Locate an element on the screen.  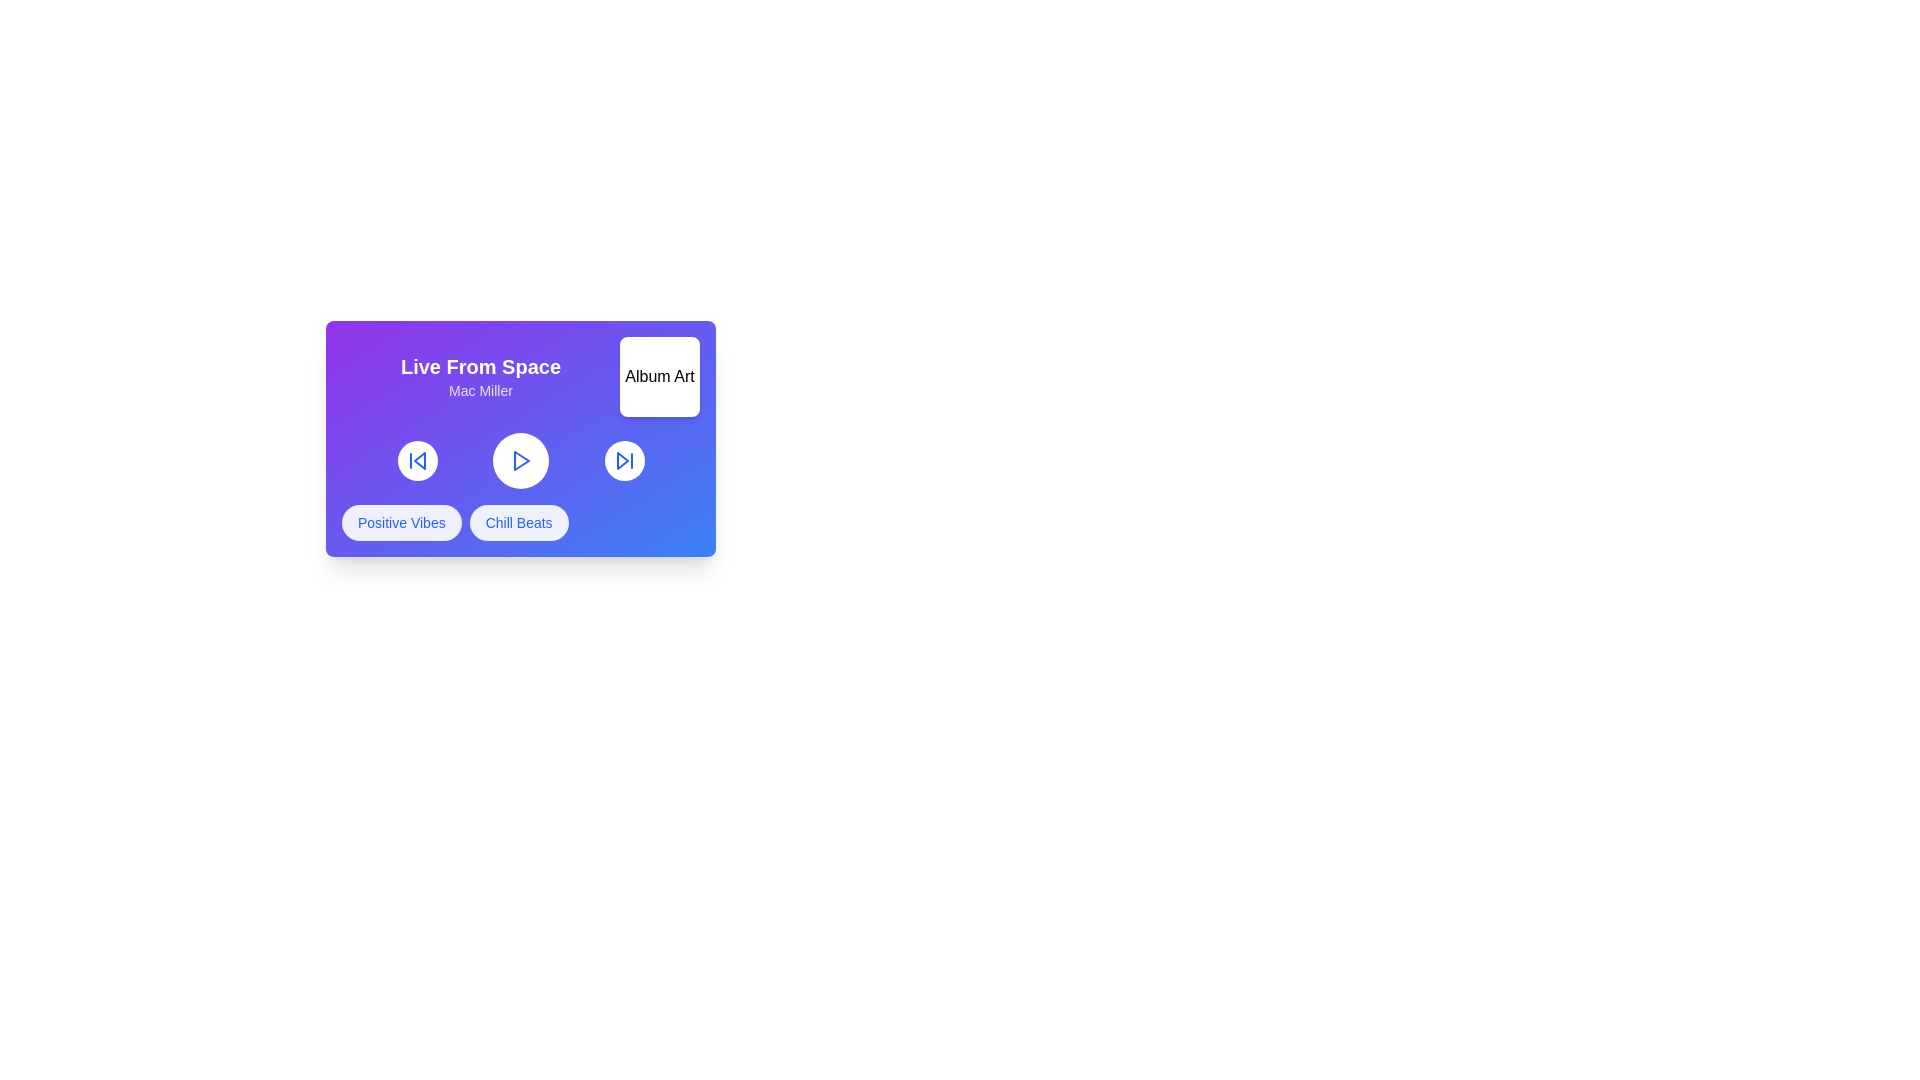
the triangular play button icon with a blue outline, which is located at the center of the circular white background in the media player interface is located at coordinates (521, 461).